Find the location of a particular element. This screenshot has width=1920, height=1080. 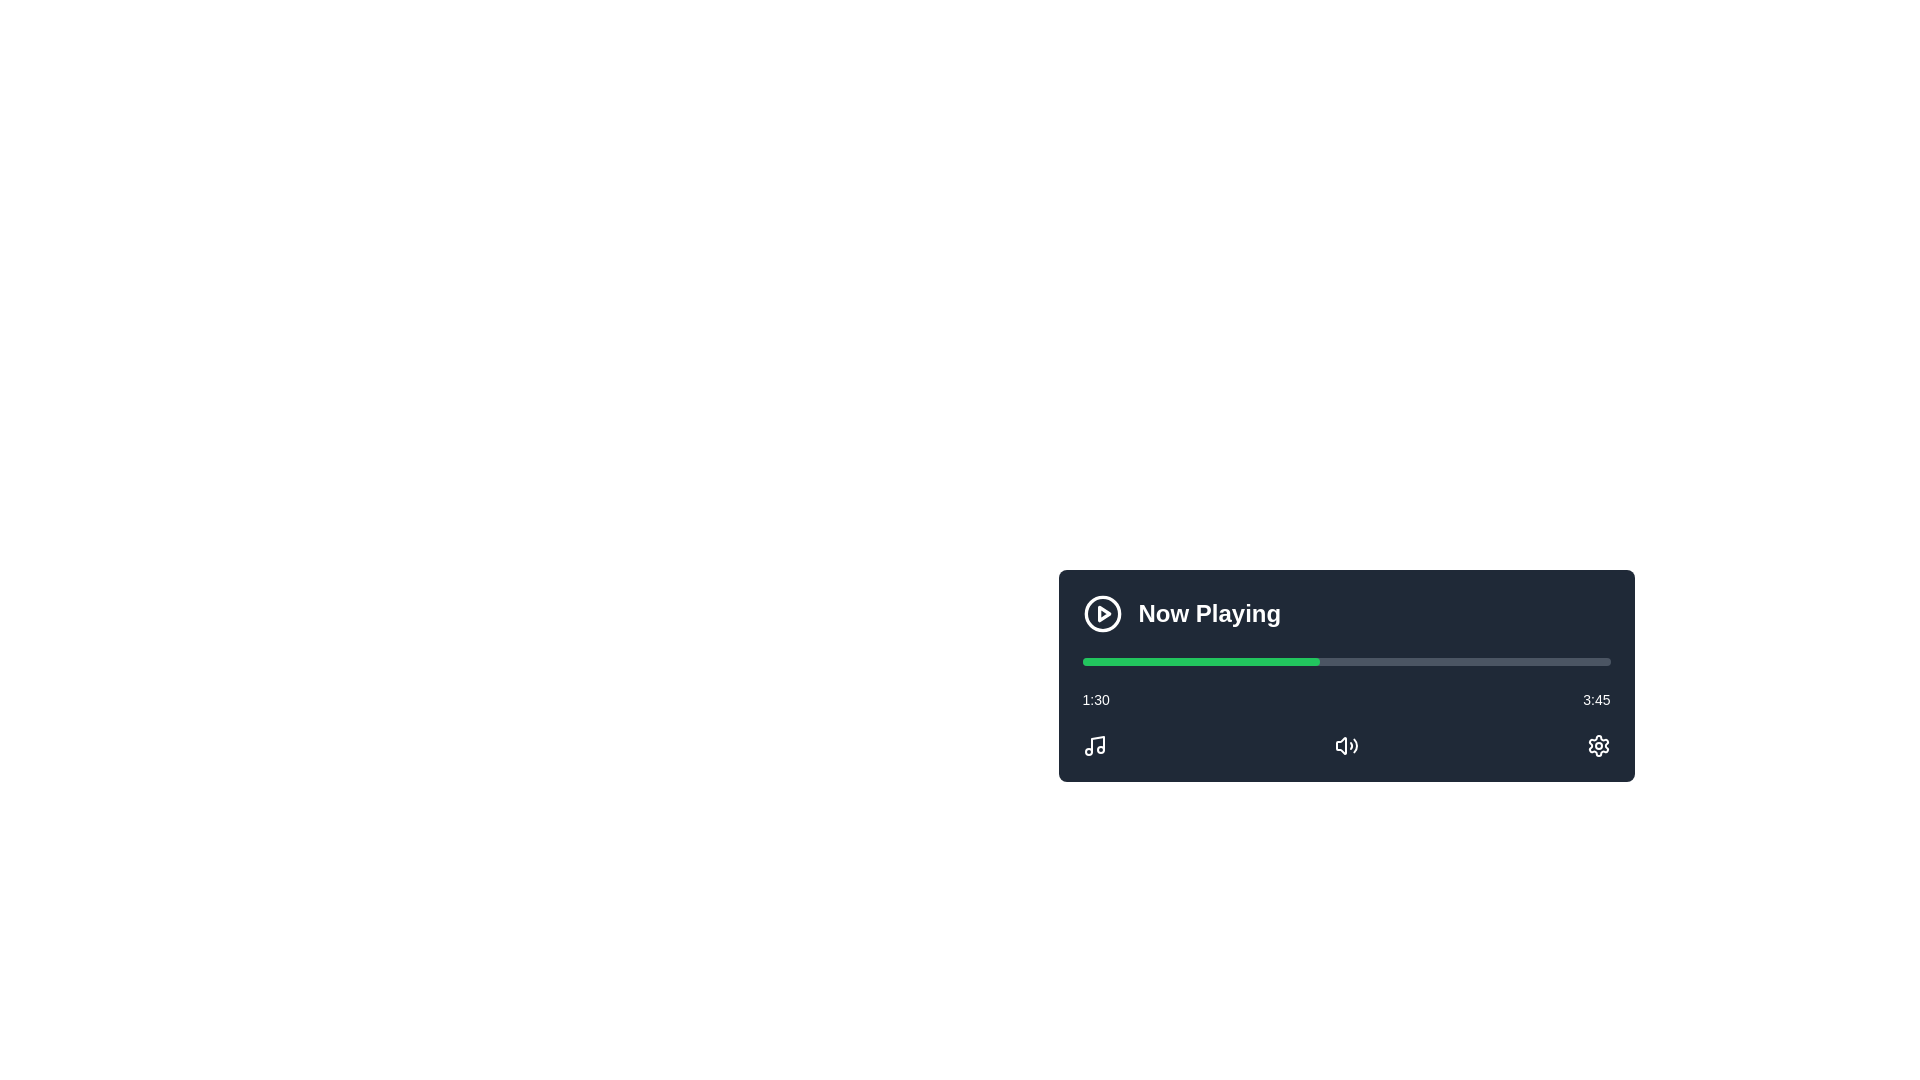

the speaker icon in the media player interface is located at coordinates (1340, 745).